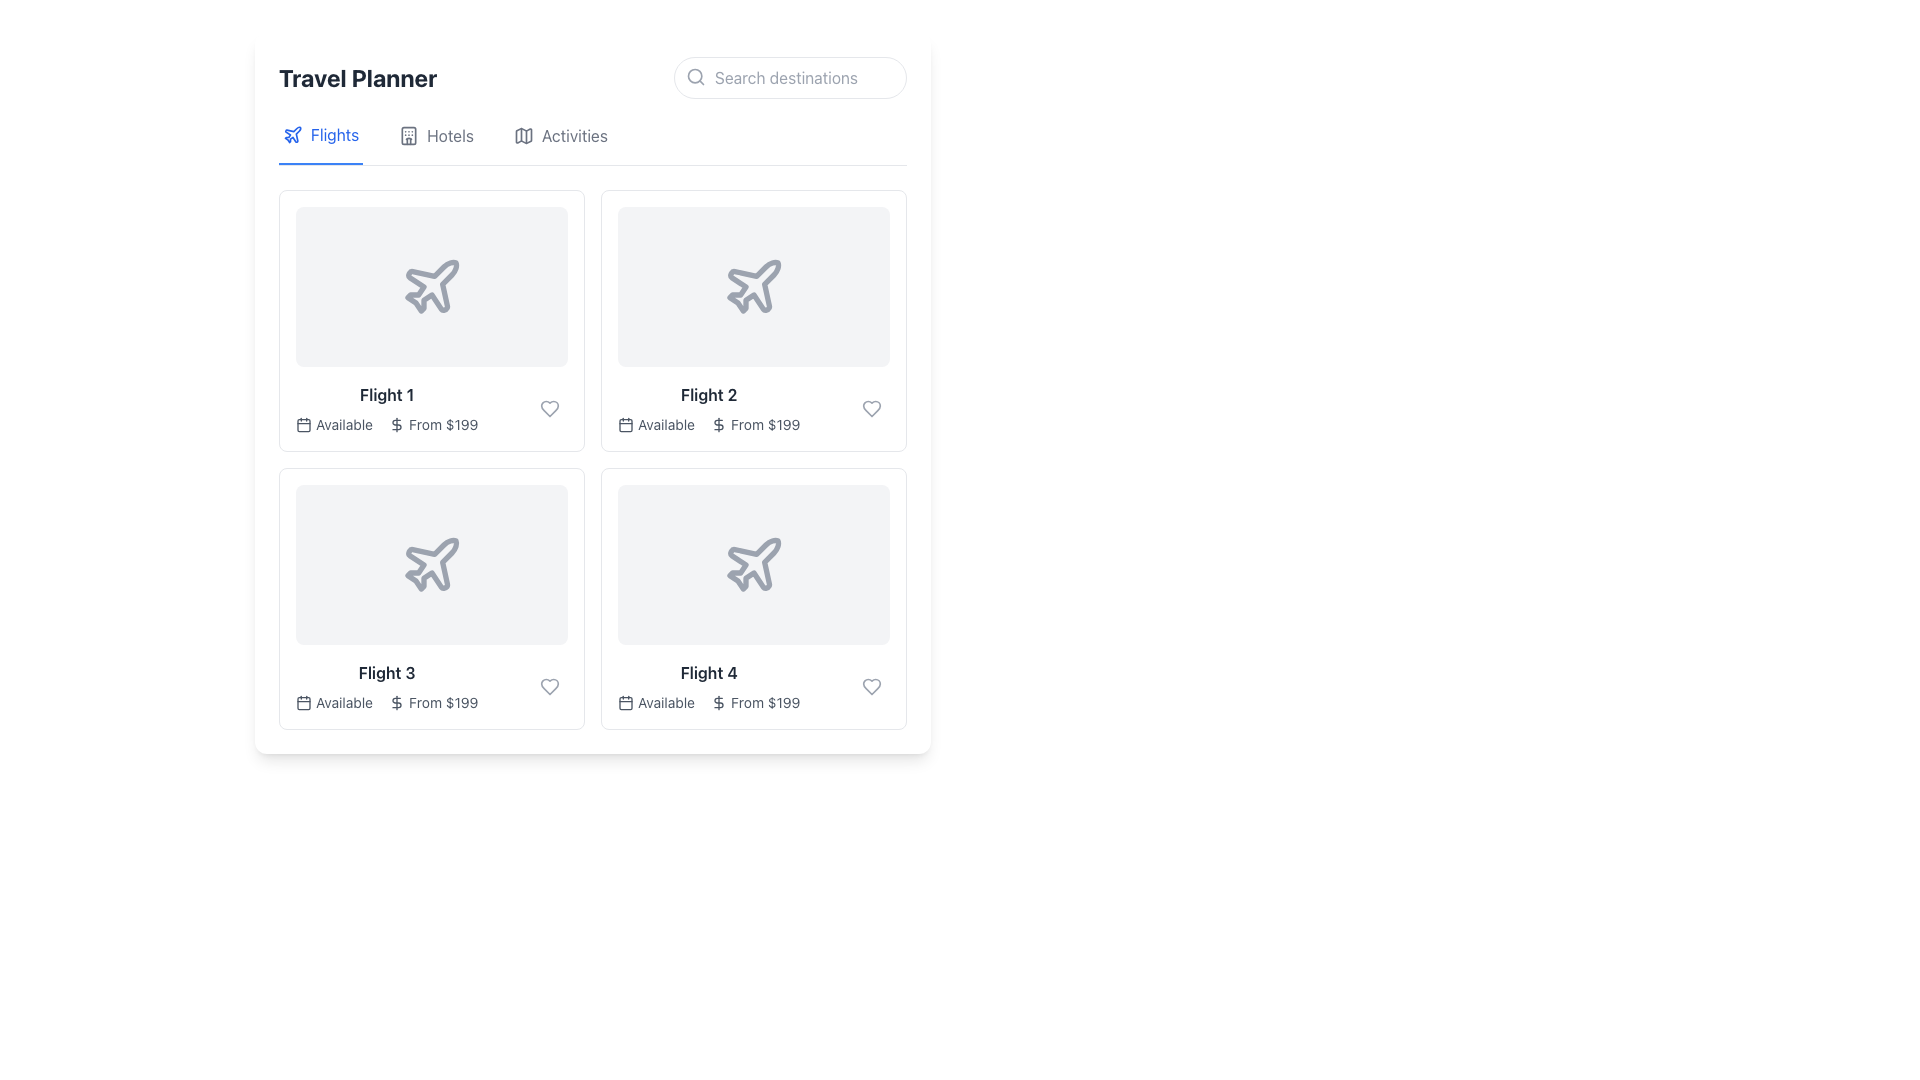 Image resolution: width=1920 pixels, height=1080 pixels. I want to click on the favorite indicator icon within the button located at the bottom-right corner of the card for 'Flight 1', so click(550, 407).